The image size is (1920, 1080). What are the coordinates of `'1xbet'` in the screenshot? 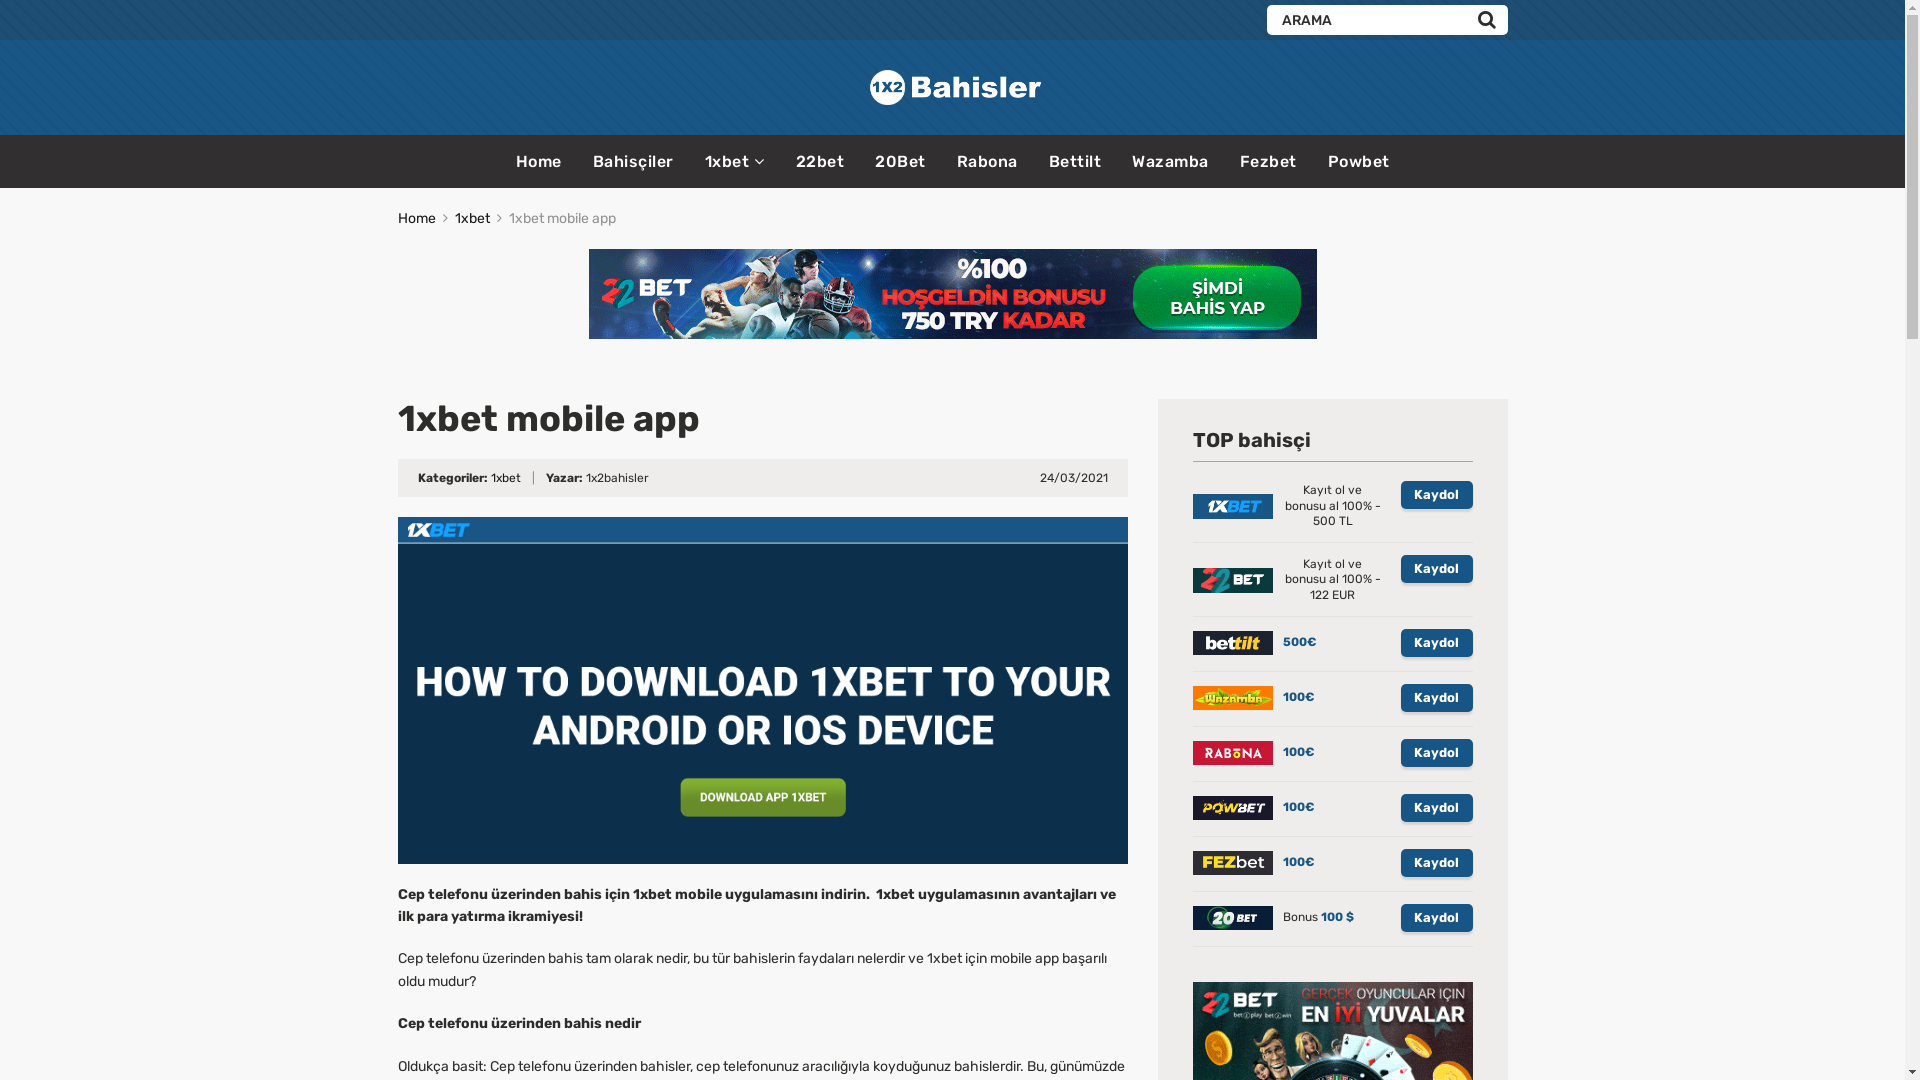 It's located at (504, 478).